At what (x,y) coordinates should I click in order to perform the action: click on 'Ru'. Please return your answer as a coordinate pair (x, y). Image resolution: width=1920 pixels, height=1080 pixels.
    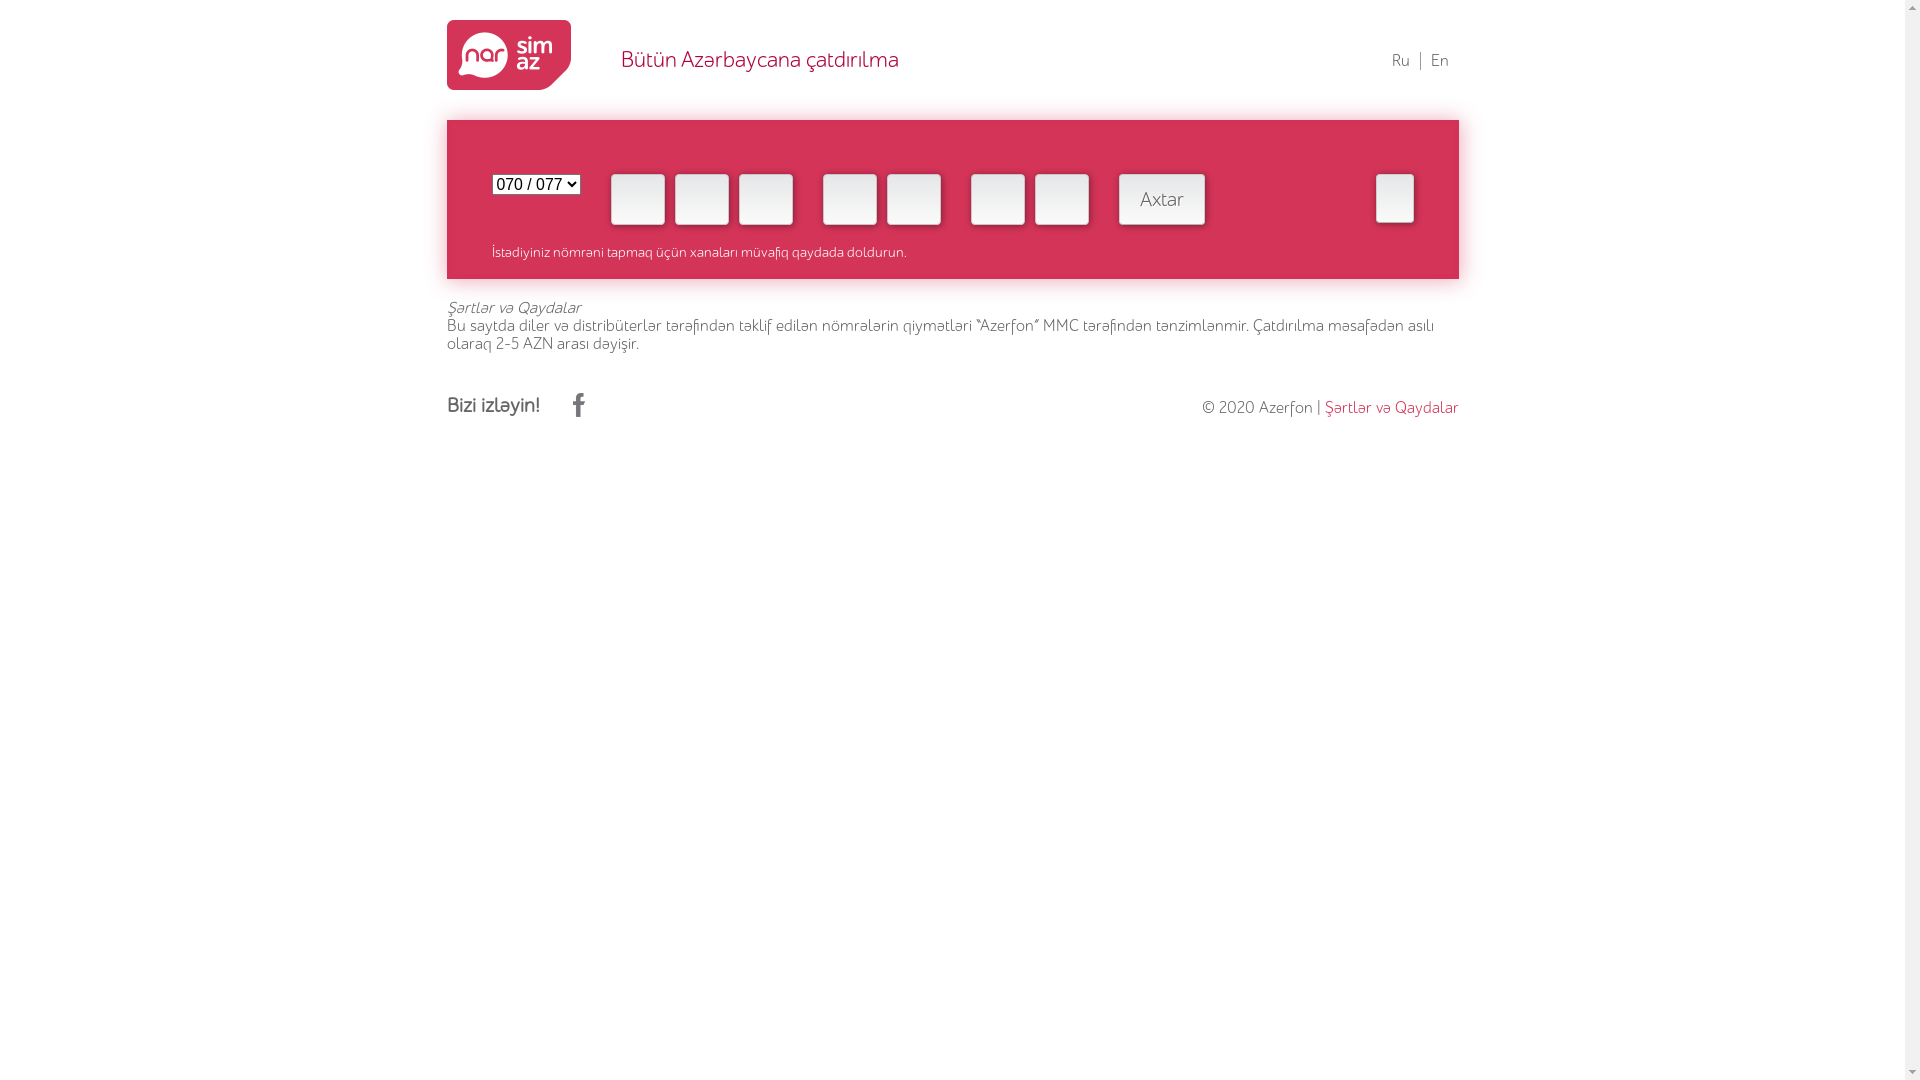
    Looking at the image, I should click on (1400, 60).